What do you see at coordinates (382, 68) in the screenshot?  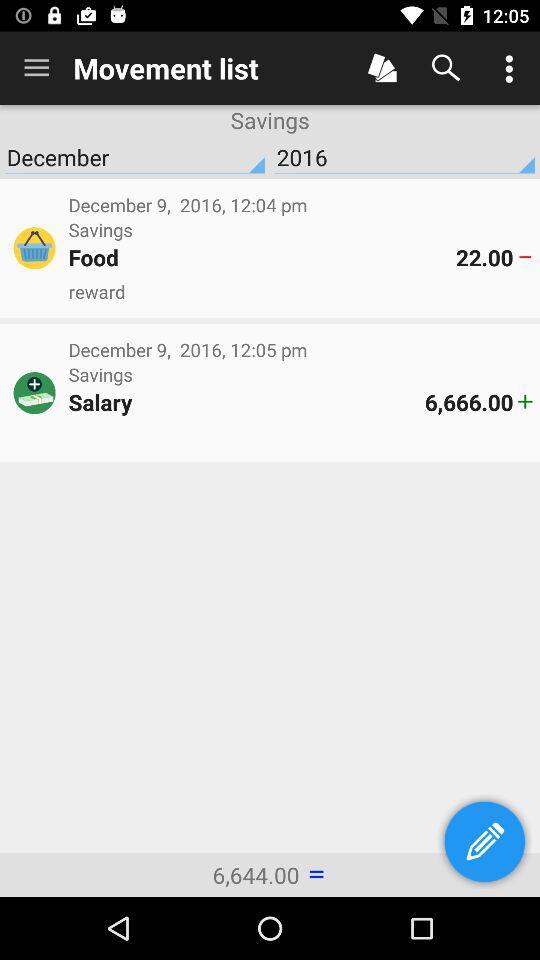 I see `record` at bounding box center [382, 68].